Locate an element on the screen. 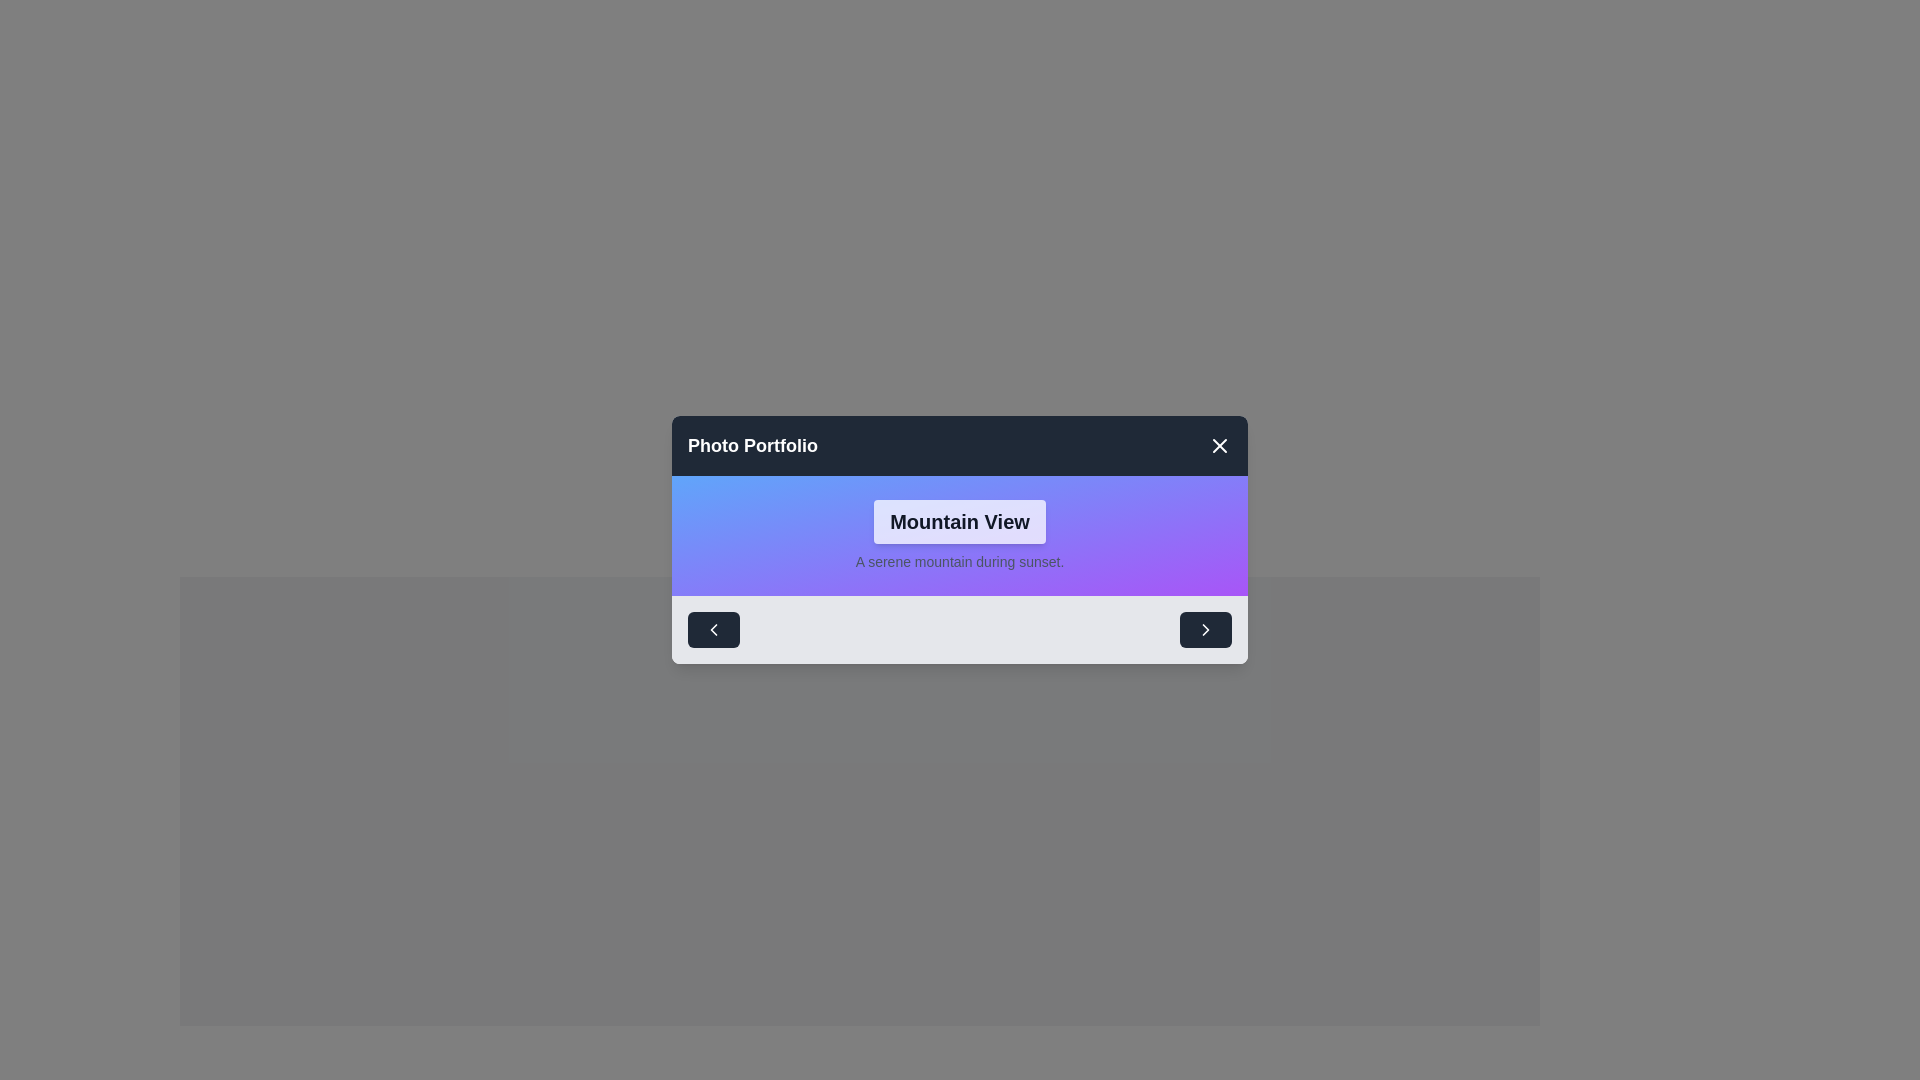 This screenshot has width=1920, height=1080. the diagonal cross icon, which is a thin white SVG line drawing located within a small red square in the top-right corner of the dark navy 'Photo Portfolio' panel is located at coordinates (1218, 445).